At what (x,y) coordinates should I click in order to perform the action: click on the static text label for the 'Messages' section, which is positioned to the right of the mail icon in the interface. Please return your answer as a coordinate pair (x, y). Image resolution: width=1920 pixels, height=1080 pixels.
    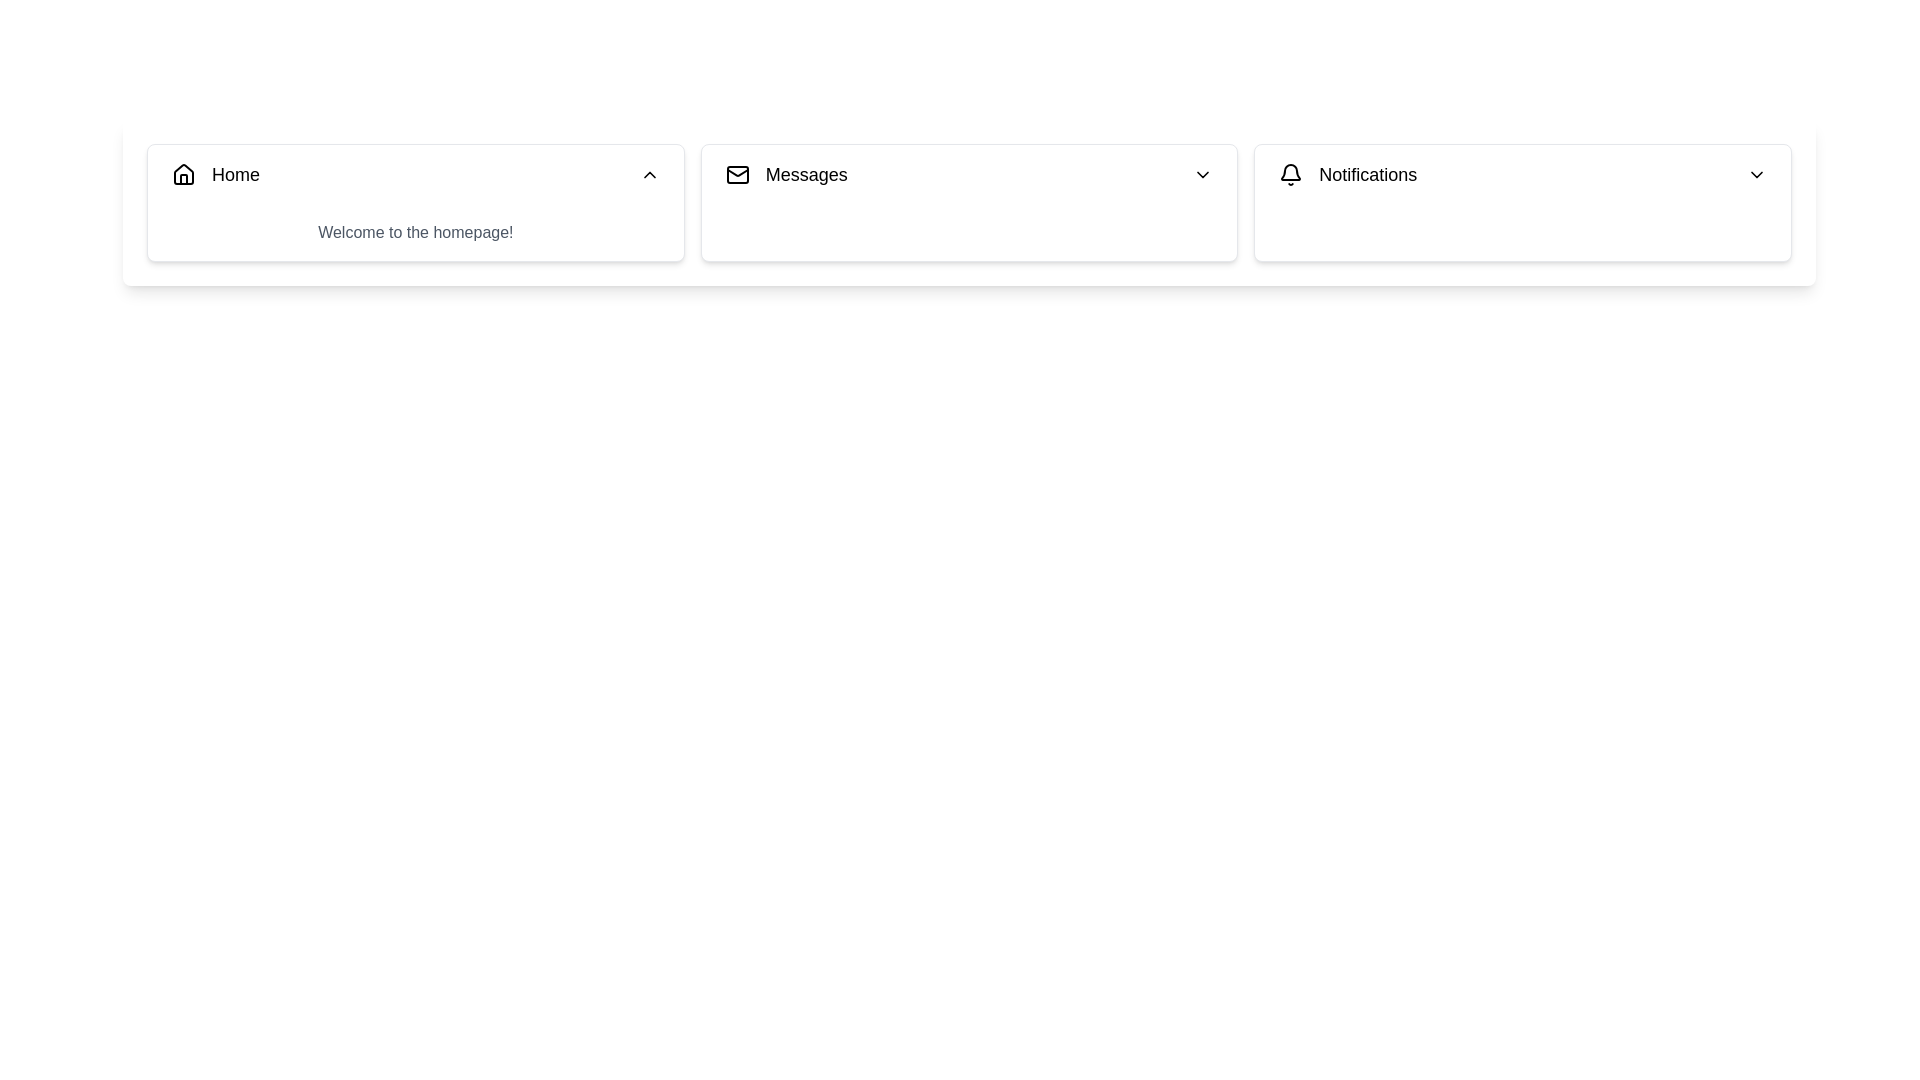
    Looking at the image, I should click on (806, 173).